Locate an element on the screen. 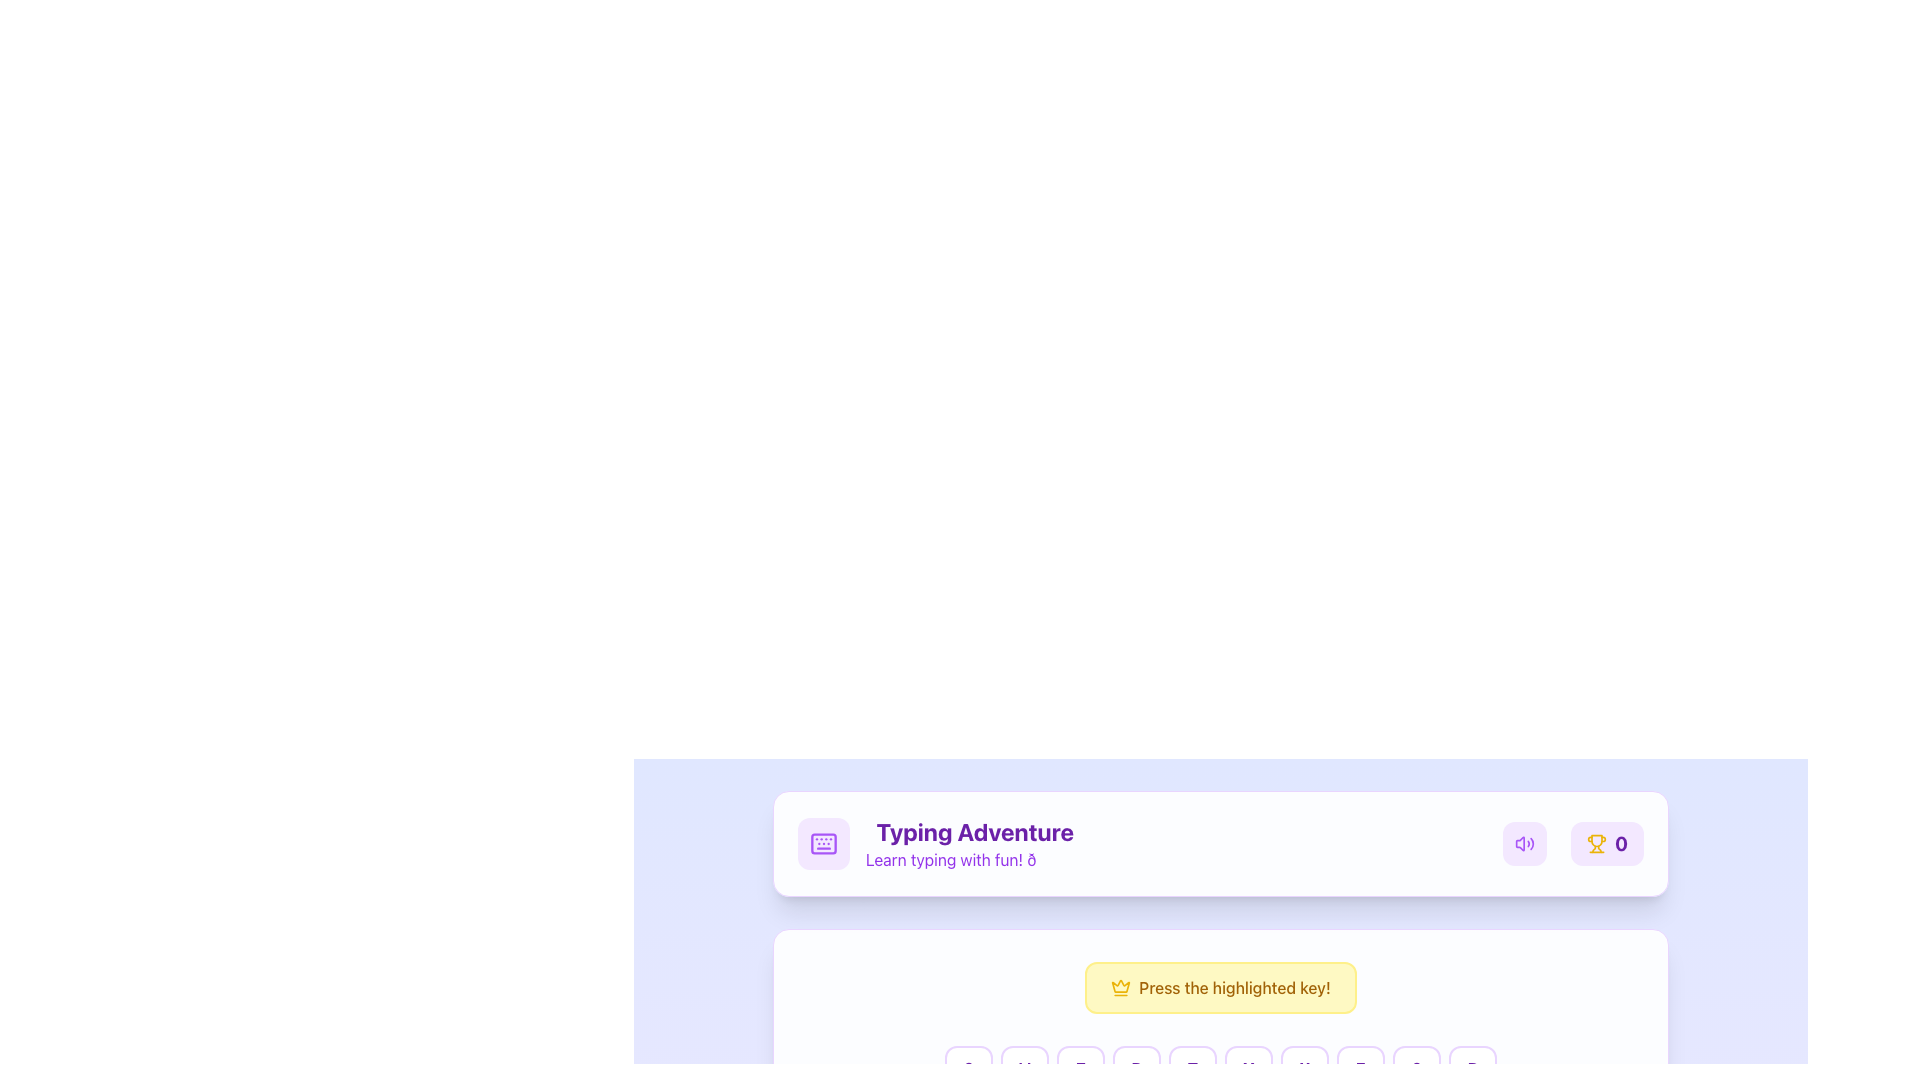 This screenshot has height=1080, width=1920. the trophy icon represented by a yellow SVG graphic located in the top right corner of the interface, adjacent to a numeric element is located at coordinates (1595, 841).